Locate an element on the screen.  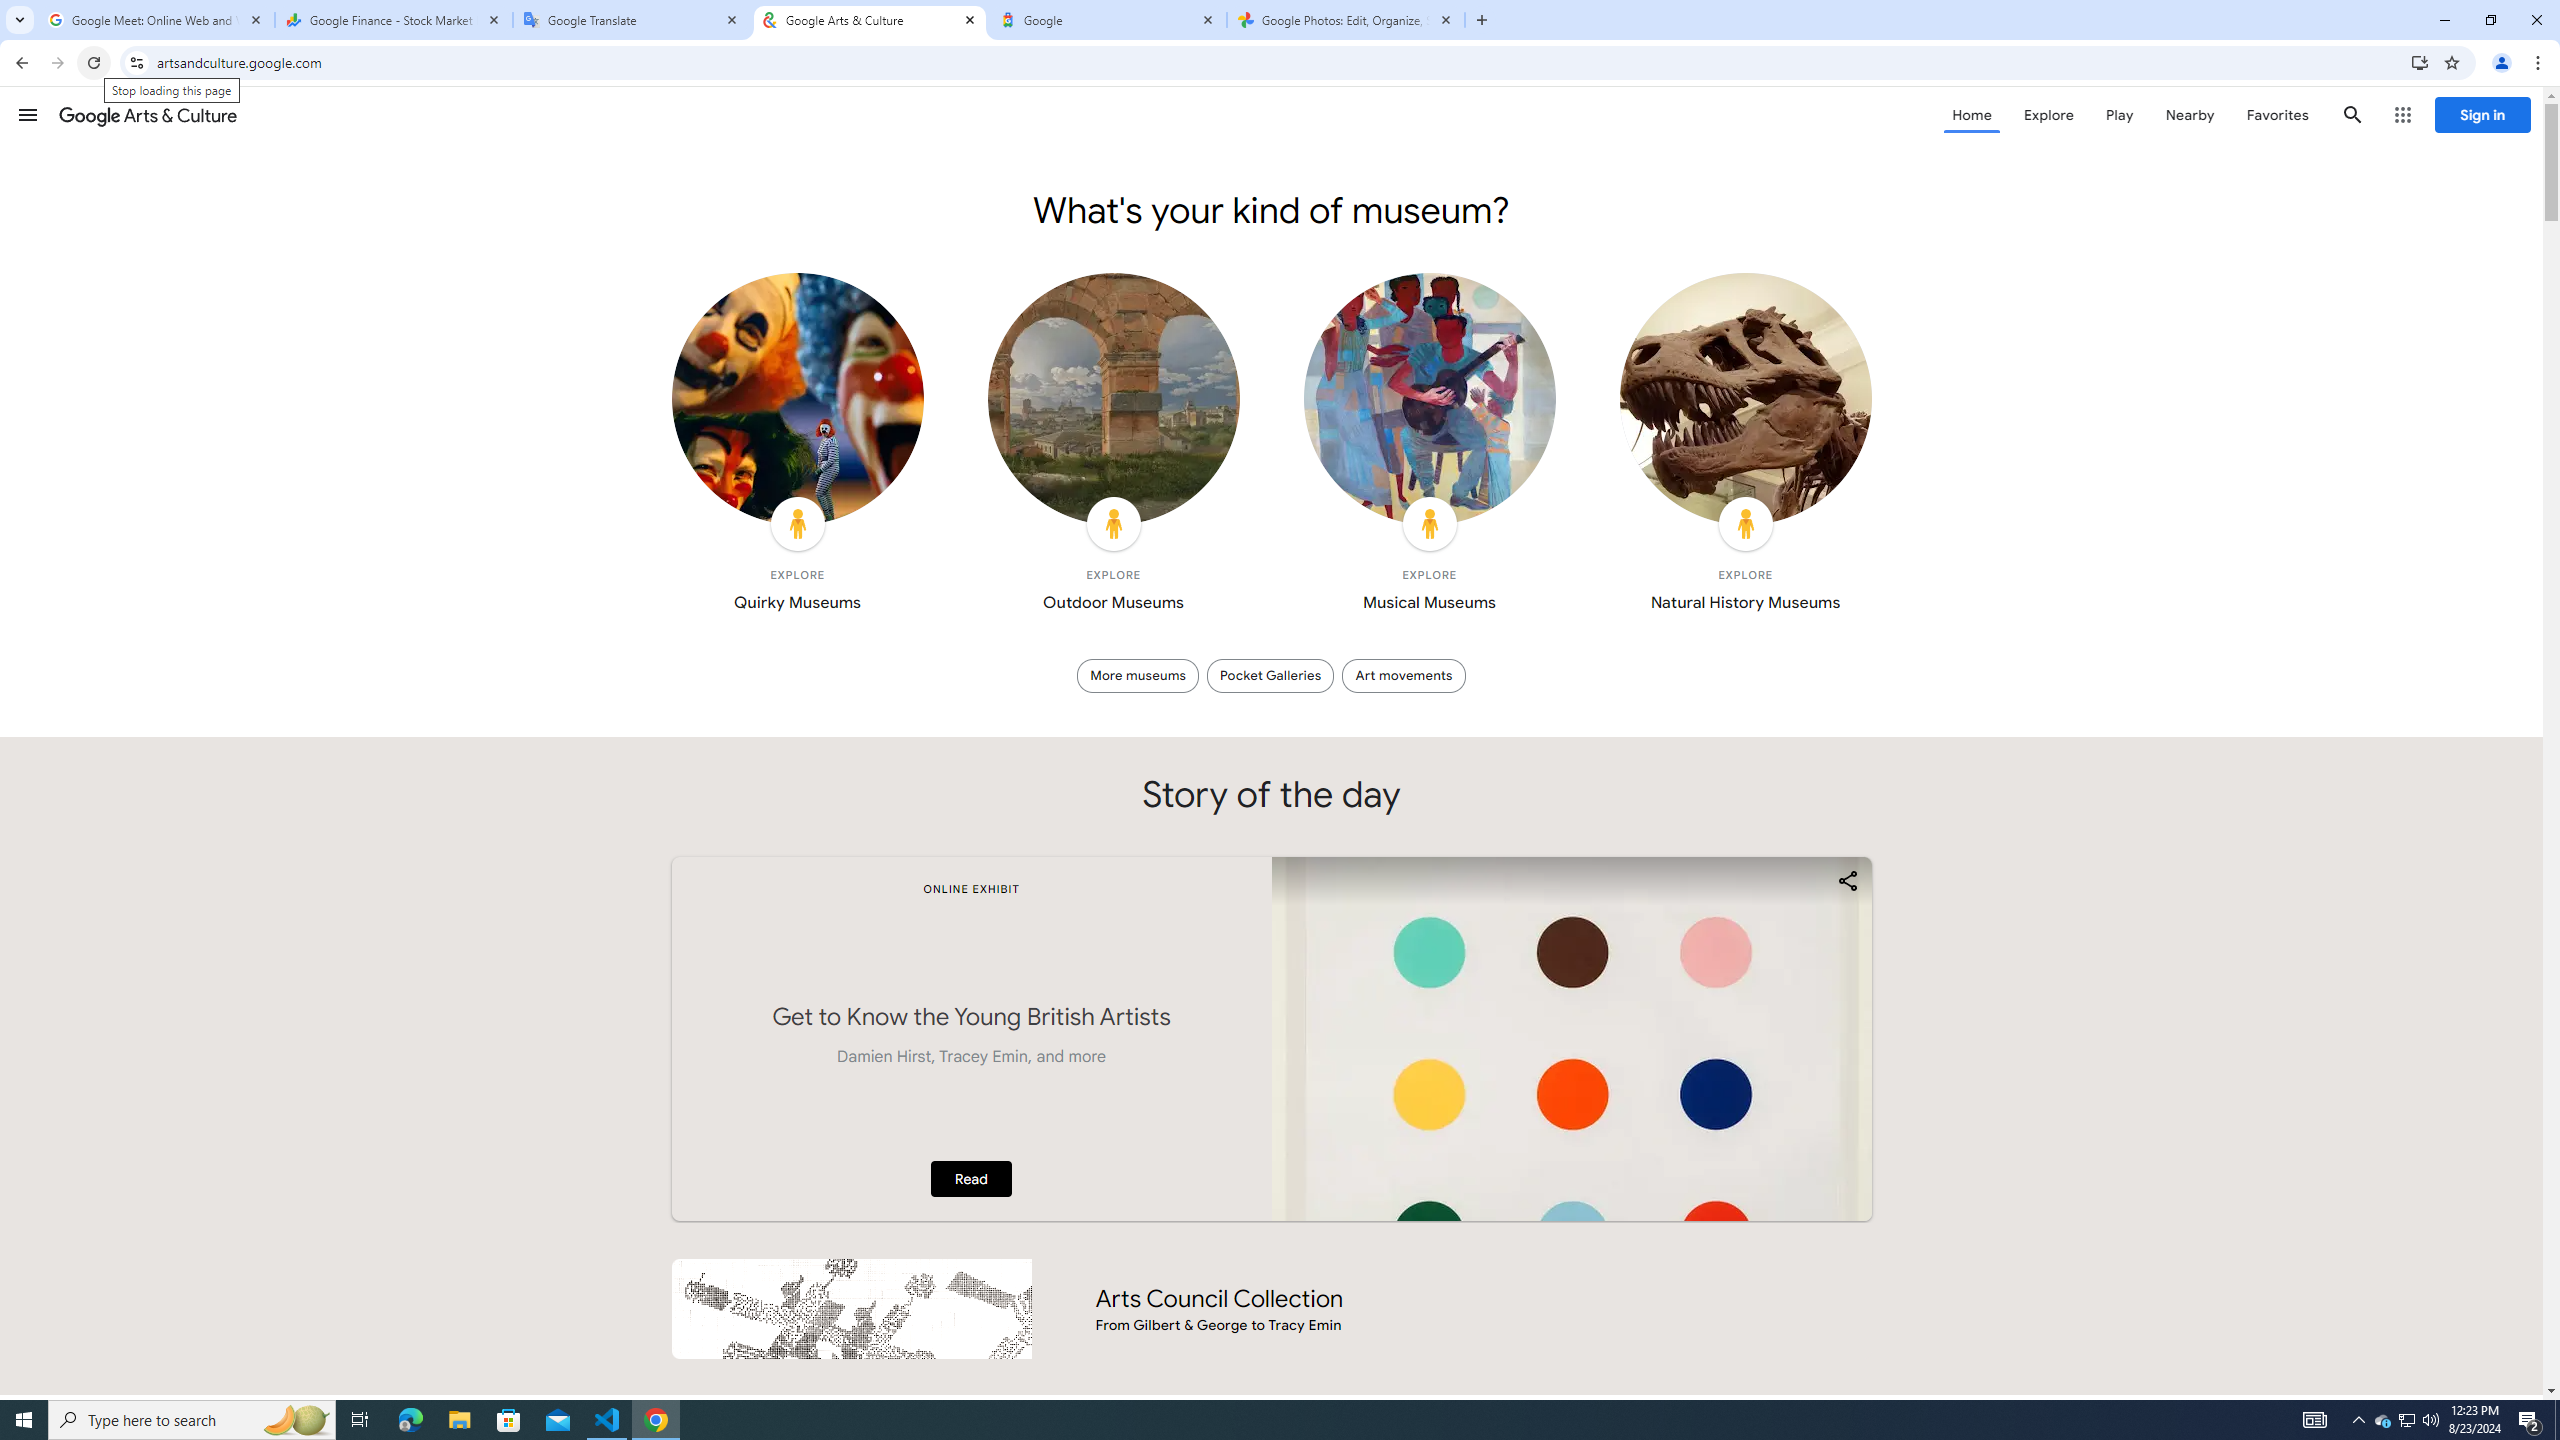
'Home' is located at coordinates (1970, 114).